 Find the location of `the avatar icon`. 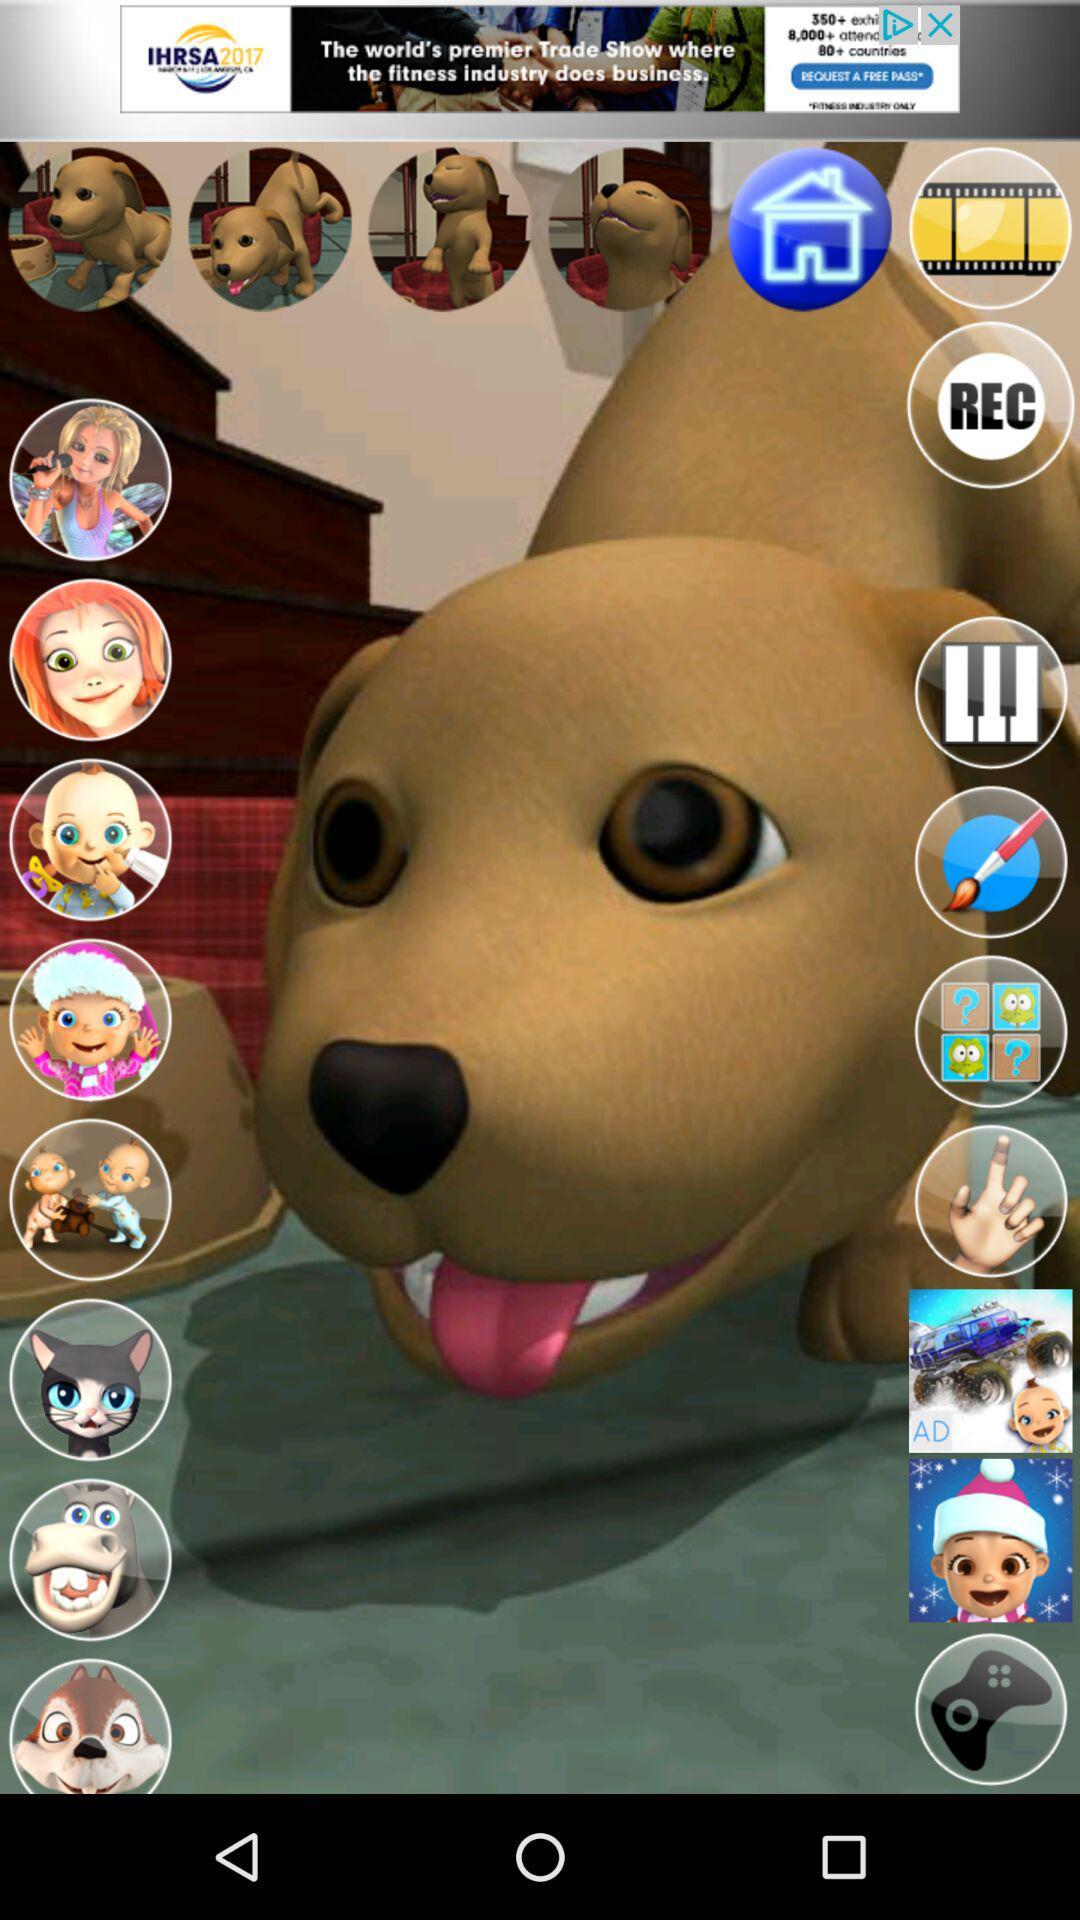

the avatar icon is located at coordinates (88, 706).